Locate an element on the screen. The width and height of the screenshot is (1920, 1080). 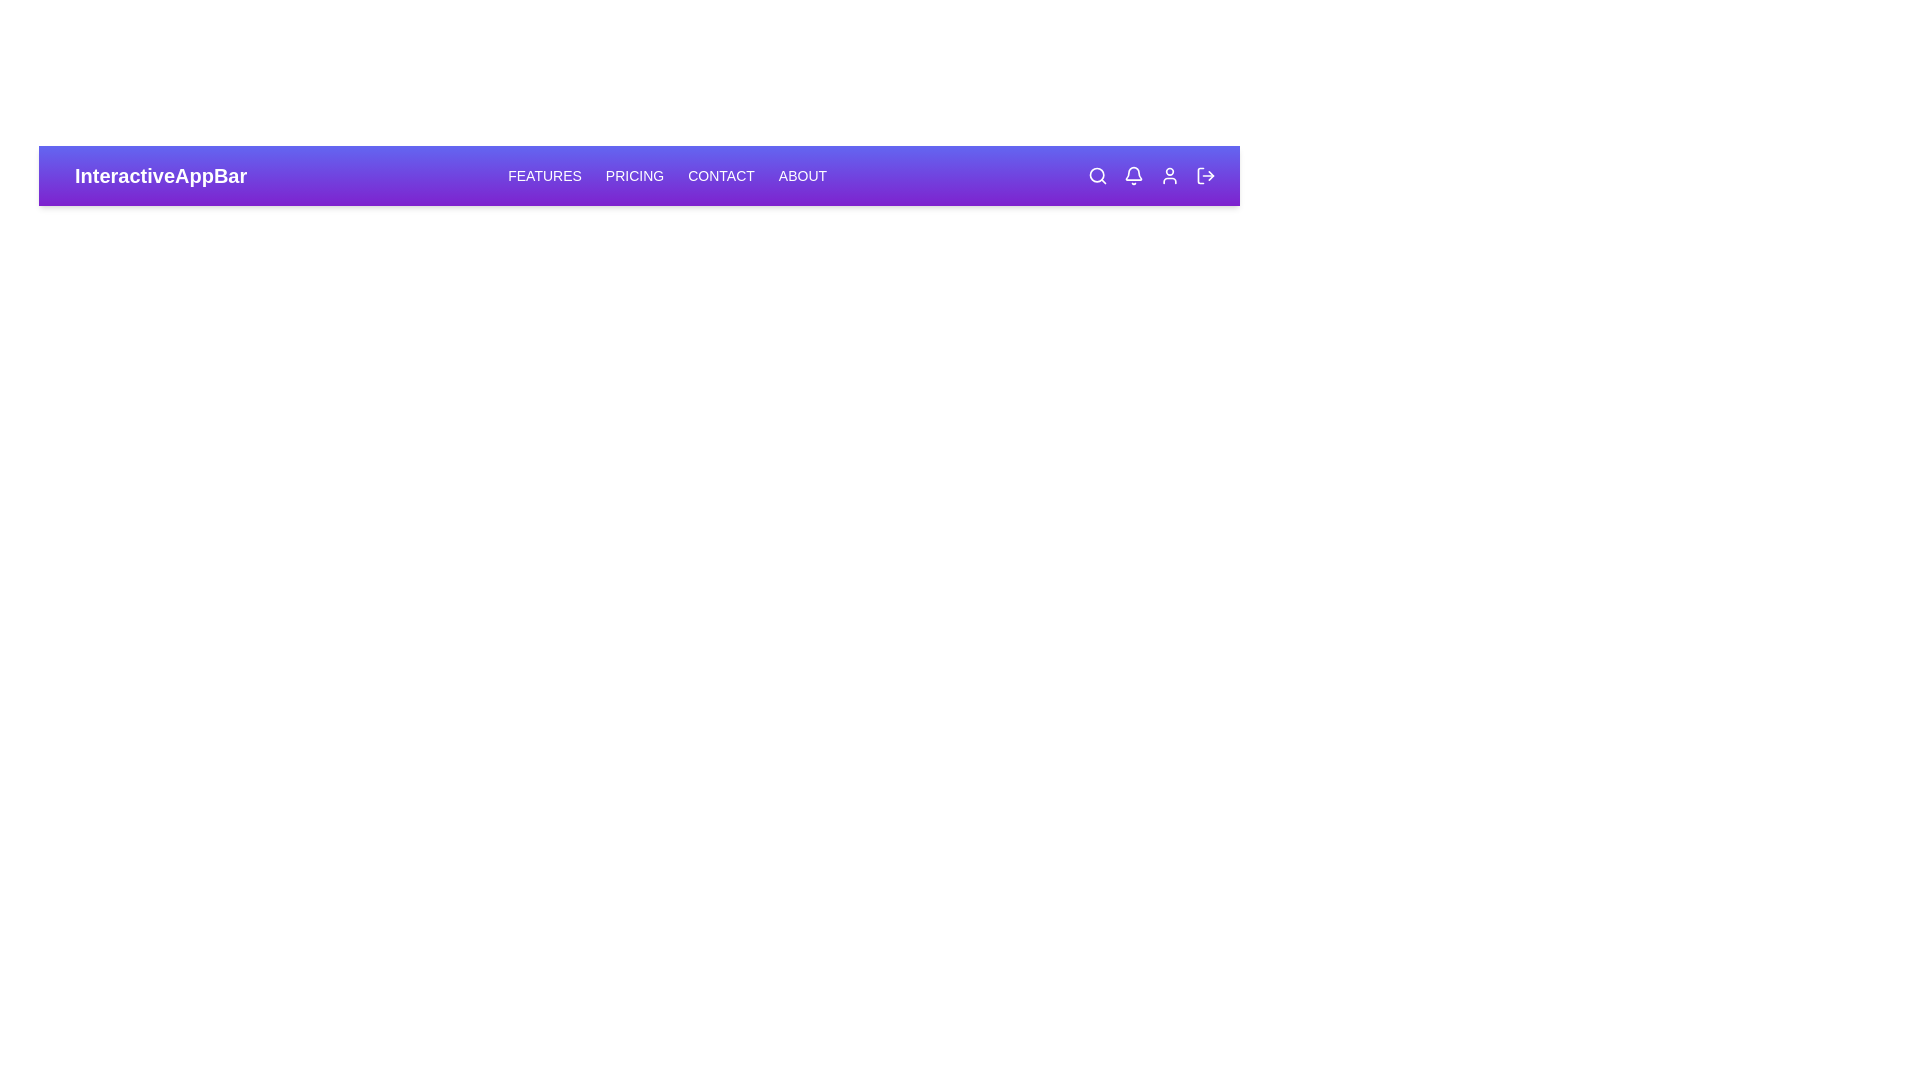
the navigation link Contact to see the hover effect is located at coordinates (720, 175).